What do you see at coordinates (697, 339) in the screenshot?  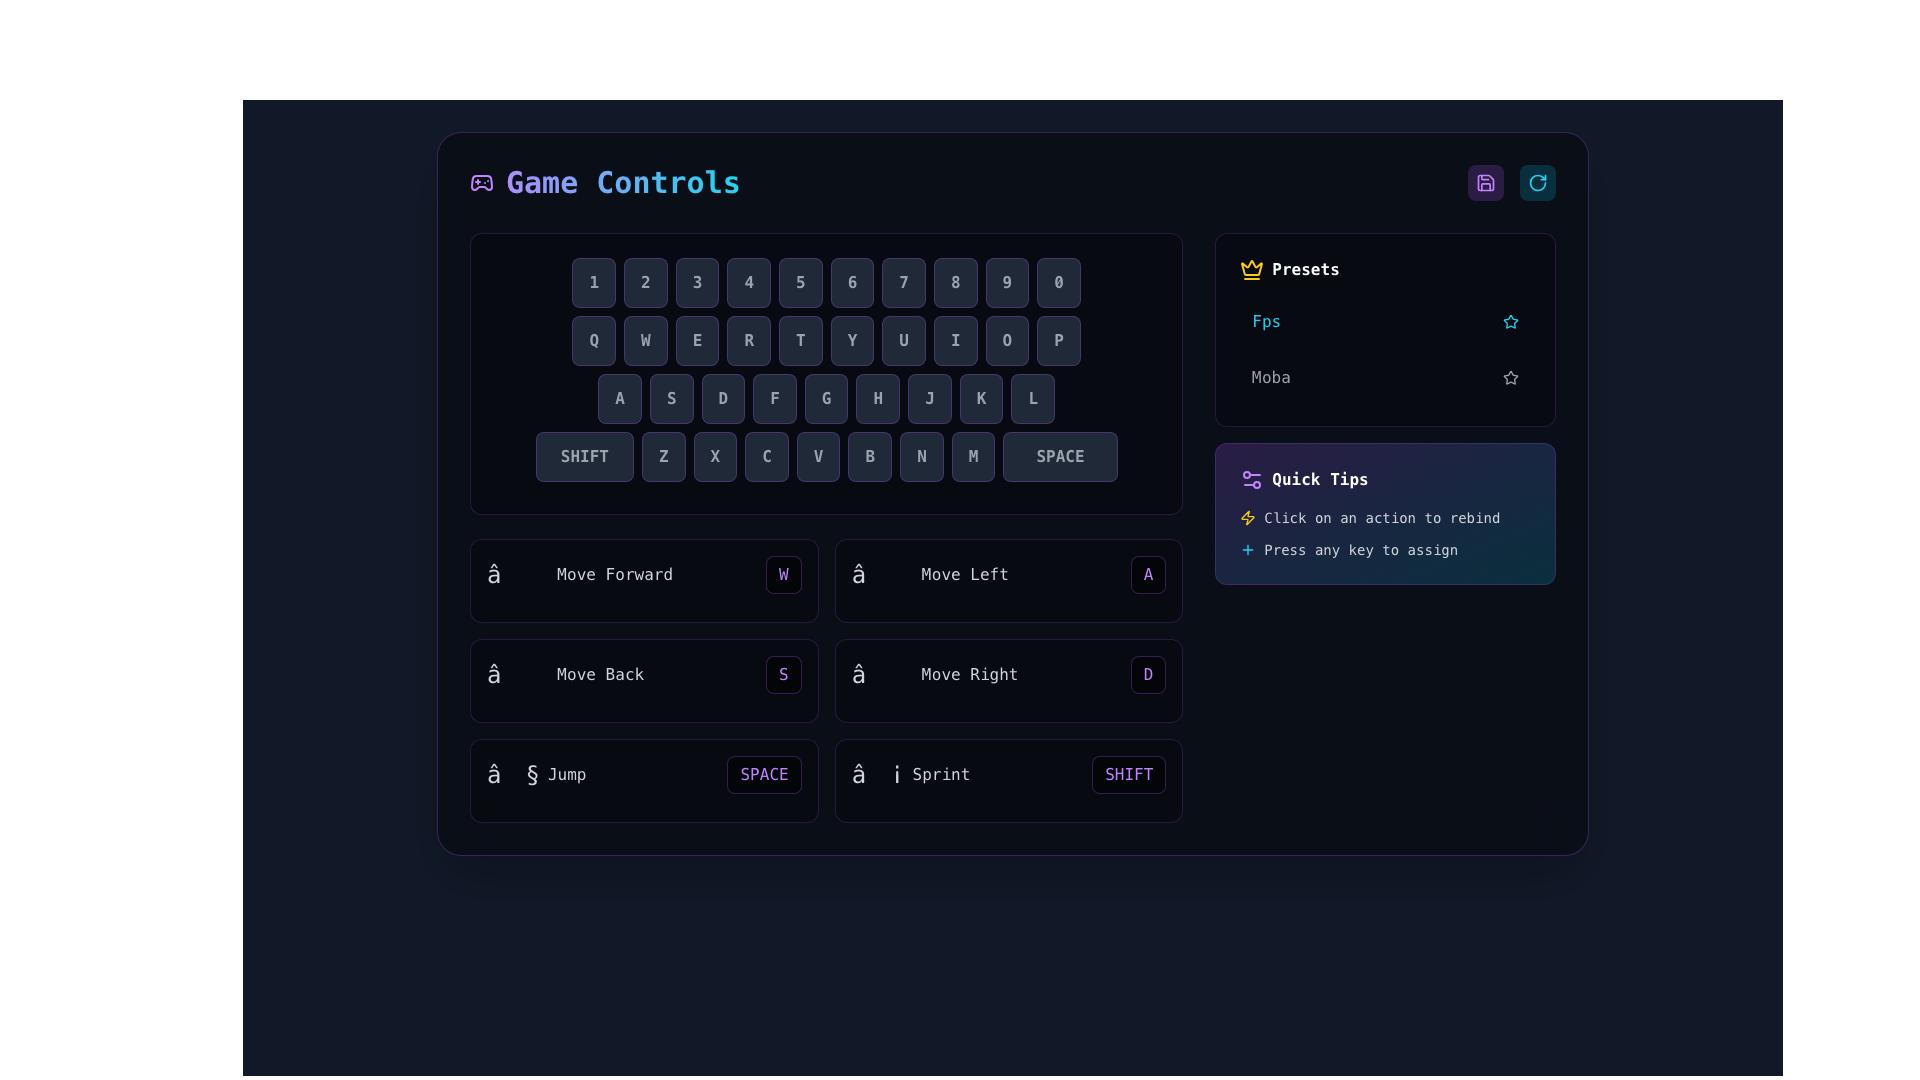 I see `the button displaying the character 'E' with a dark background, located between the buttons 'W' and 'R' in the keyboard-like layout` at bounding box center [697, 339].